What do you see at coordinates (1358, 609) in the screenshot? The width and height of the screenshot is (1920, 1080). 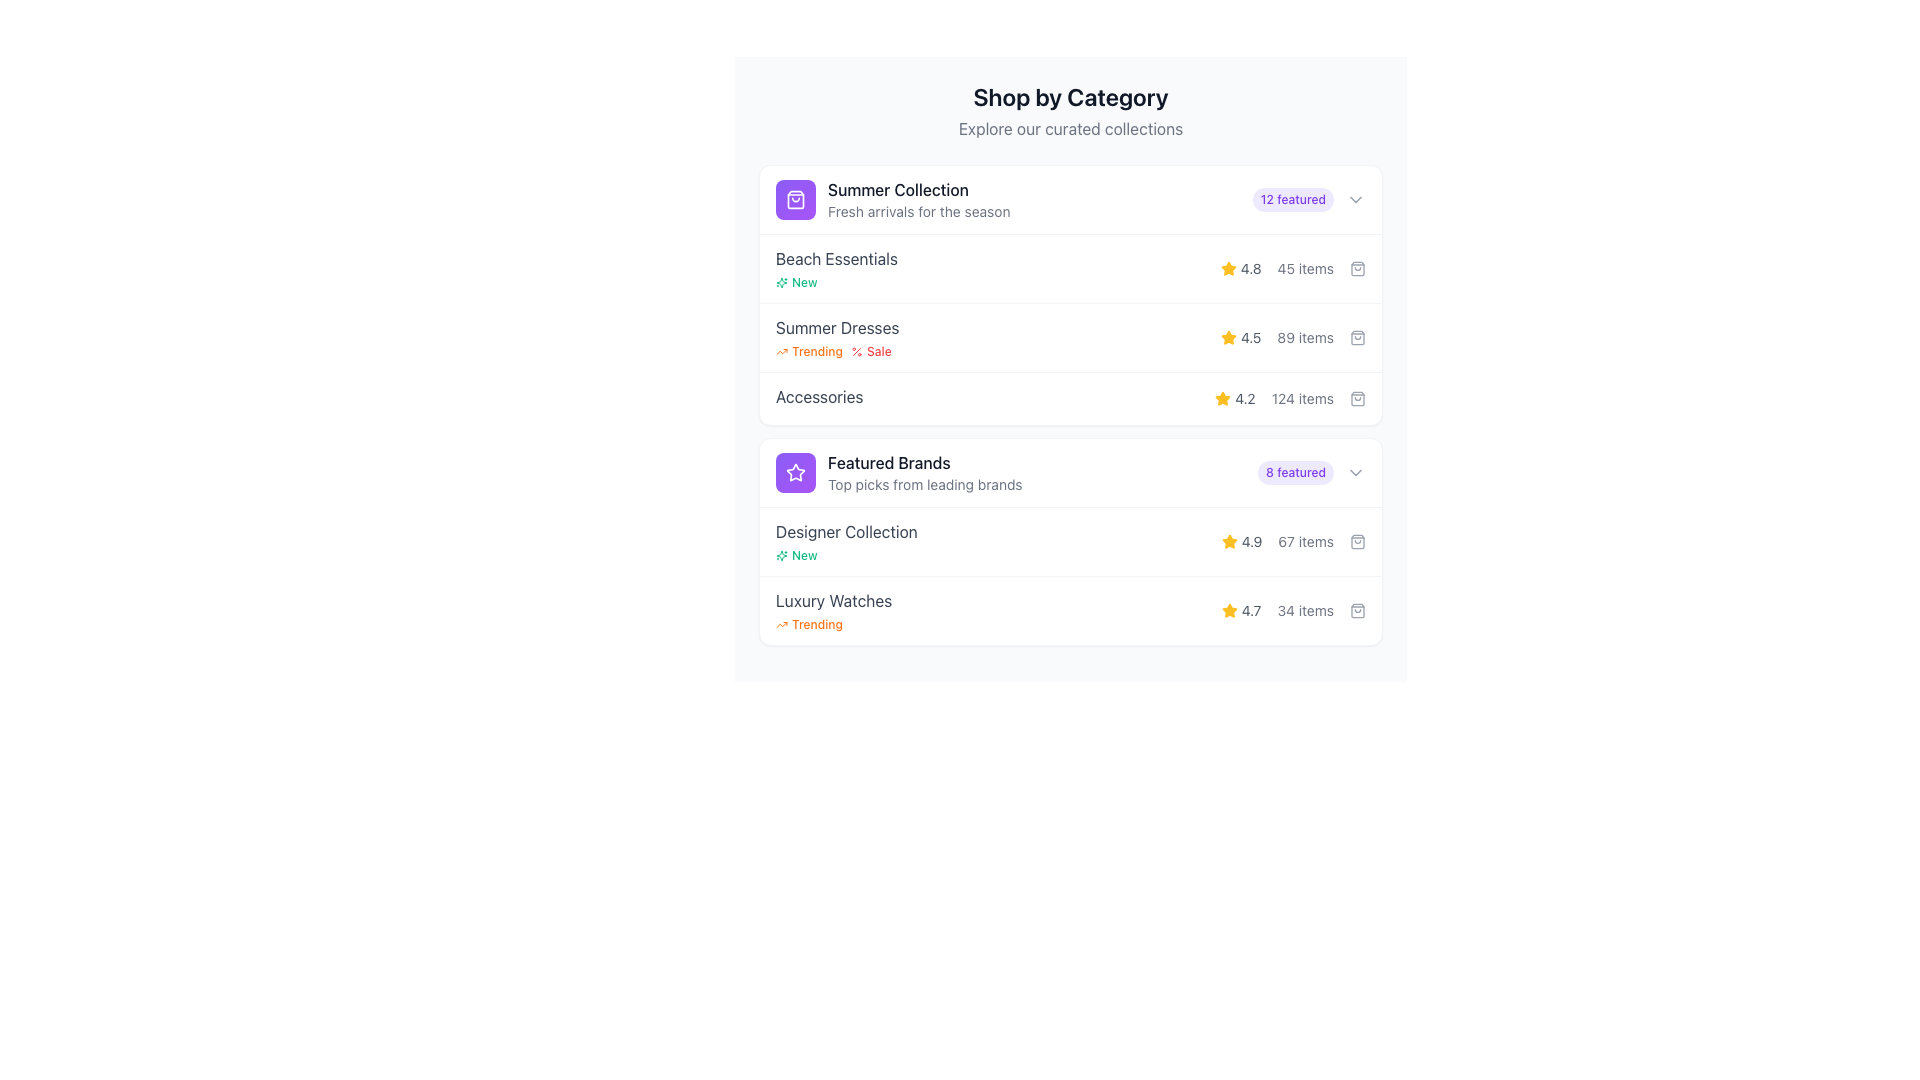 I see `the shopping bag icon that represents the main body outline, located near the bottom-right quadrant of the page adjacent to 'Luxury Watches'` at bounding box center [1358, 609].